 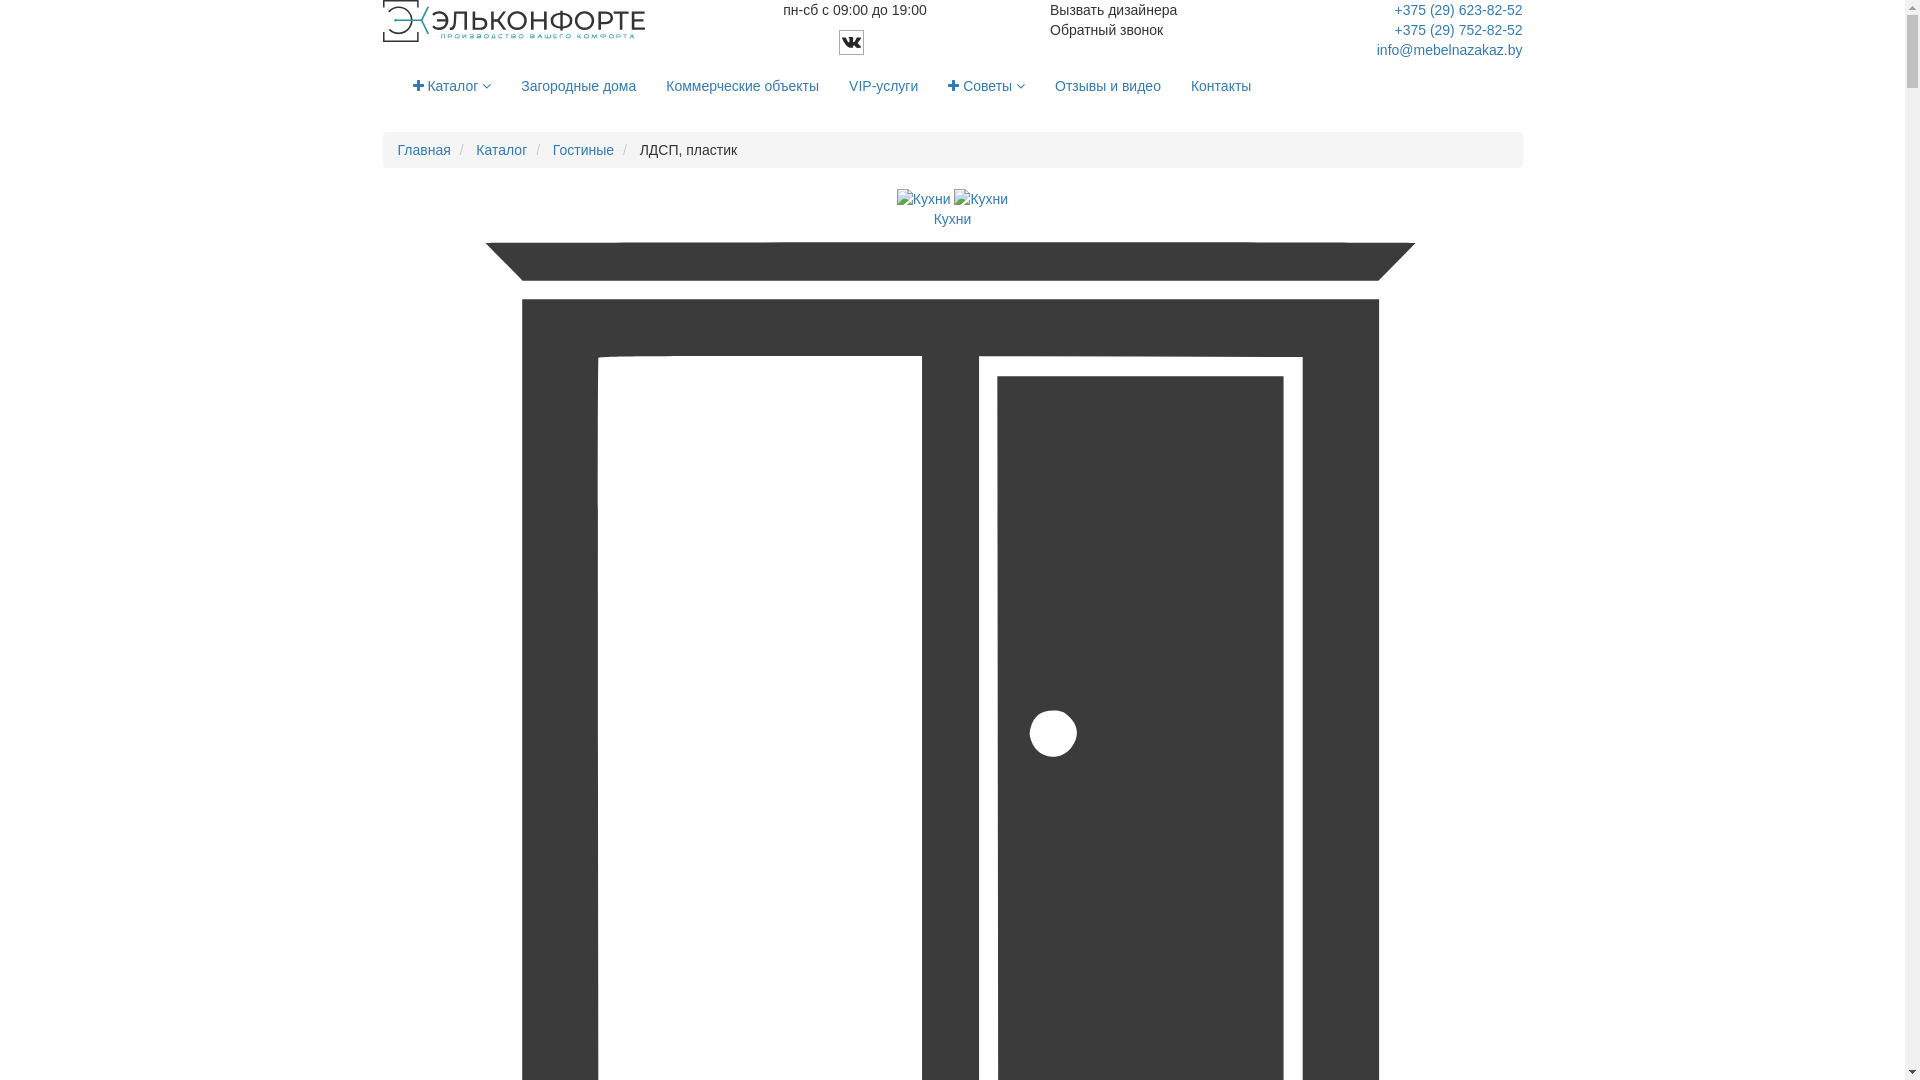 What do you see at coordinates (1458, 10) in the screenshot?
I see `'+375 (29) 623-82-52'` at bounding box center [1458, 10].